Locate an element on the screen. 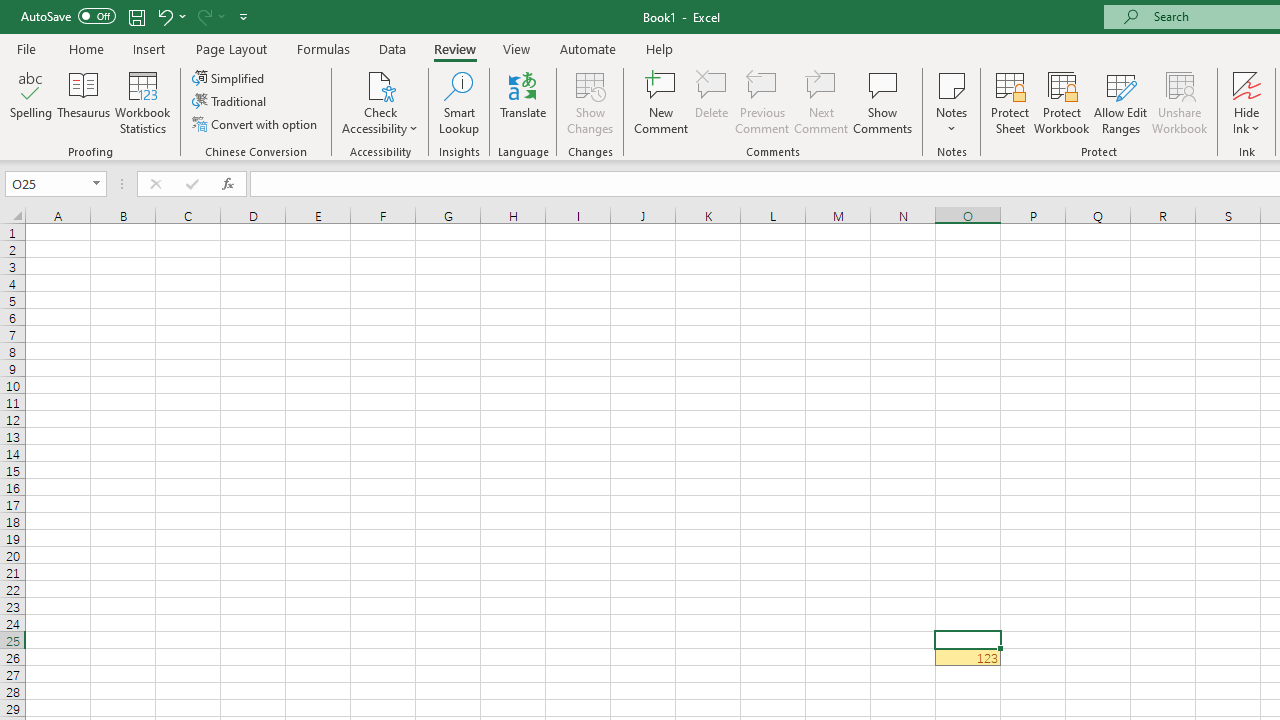 The image size is (1280, 720). 'Next Comment' is located at coordinates (821, 103).